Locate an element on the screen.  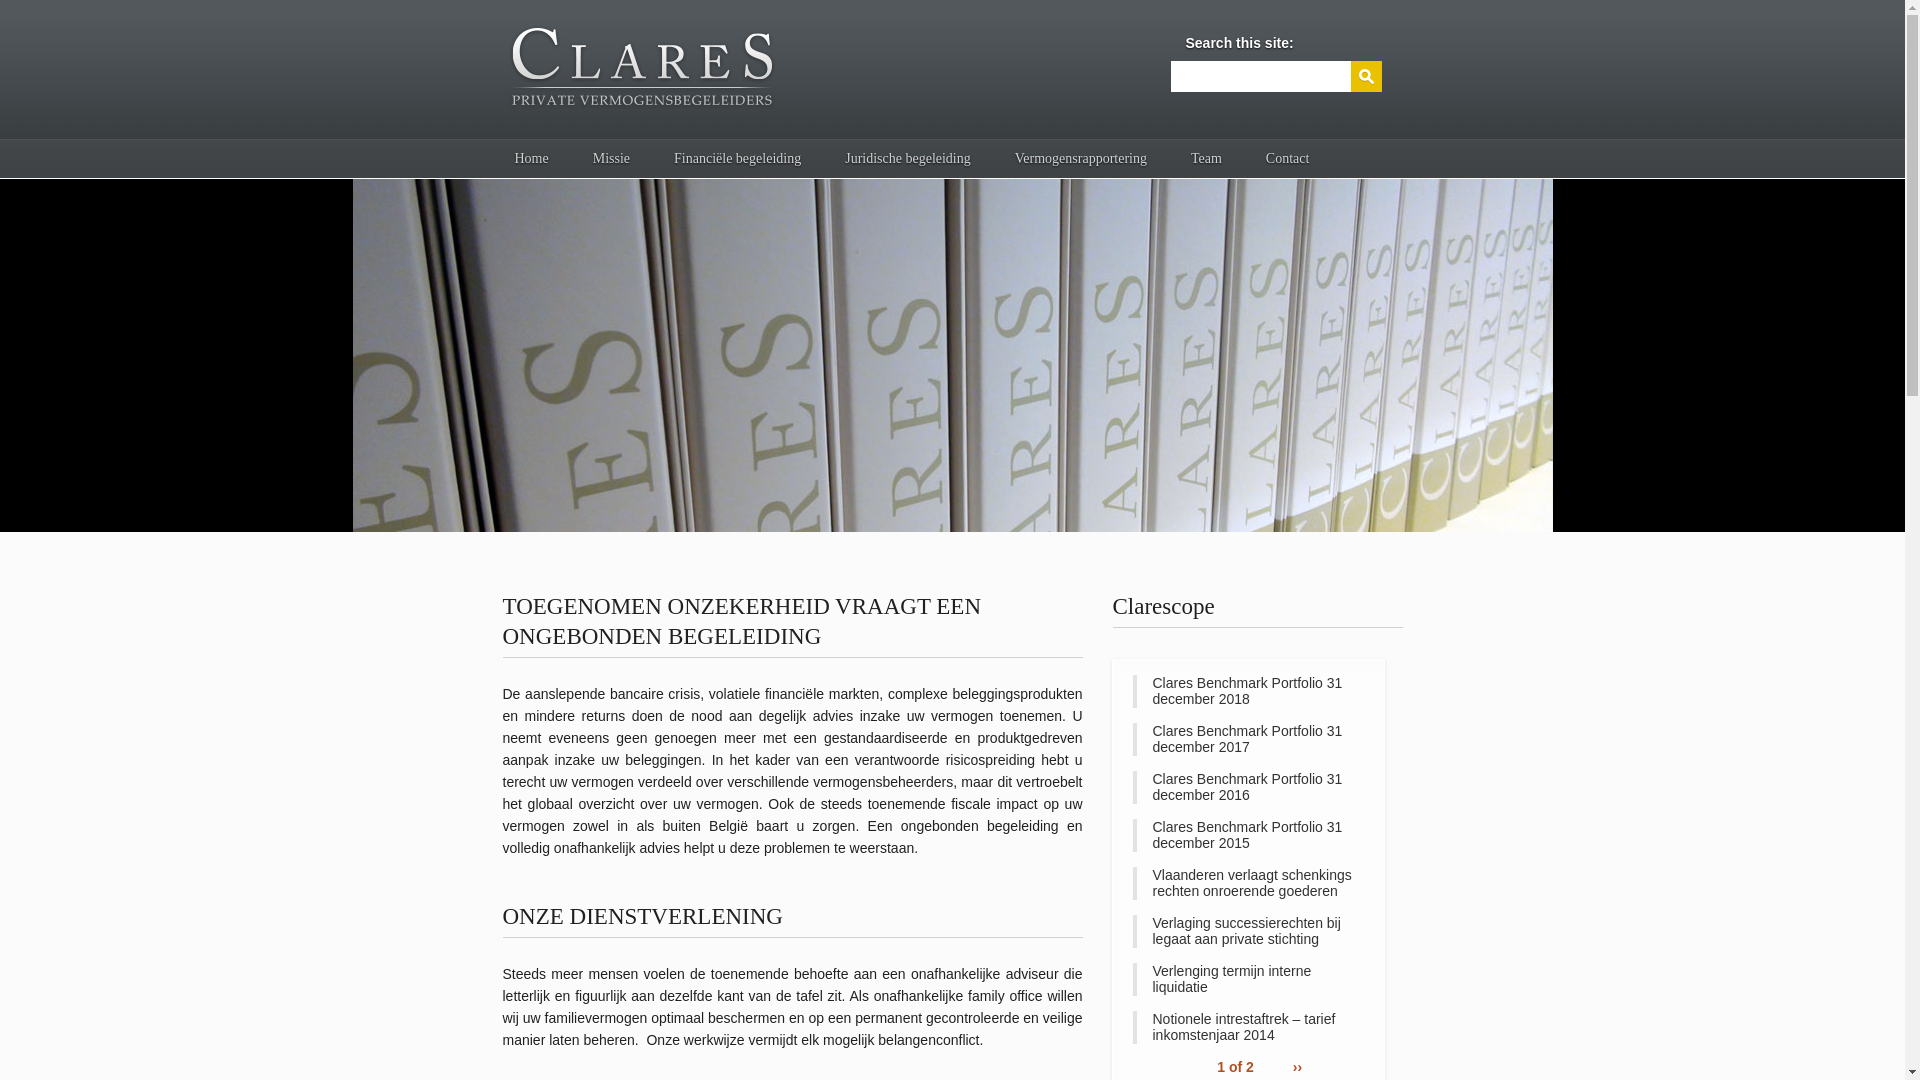
'Clares Benchmark Portfolio 31 december 2017' is located at coordinates (1246, 739).